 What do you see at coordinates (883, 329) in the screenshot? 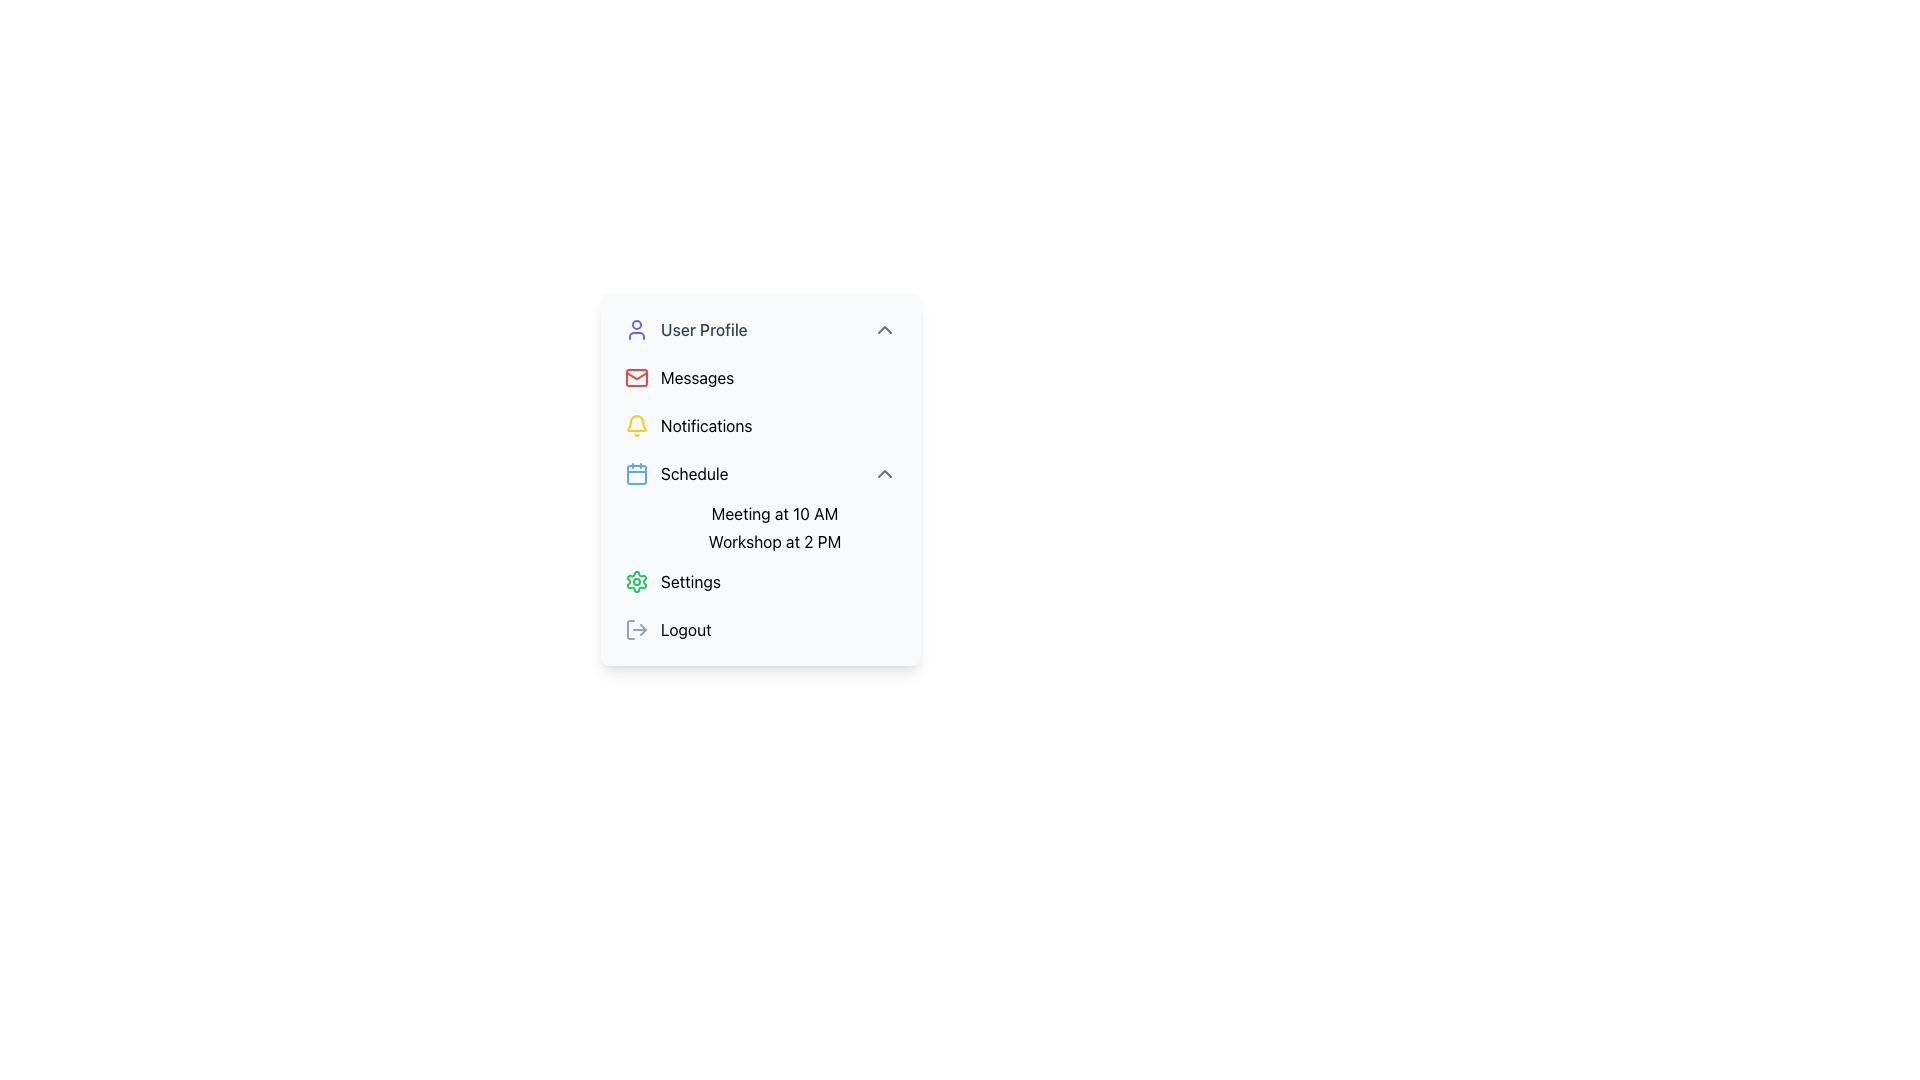
I see `the Chevron indicator icon next to the 'User Profile' option` at bounding box center [883, 329].